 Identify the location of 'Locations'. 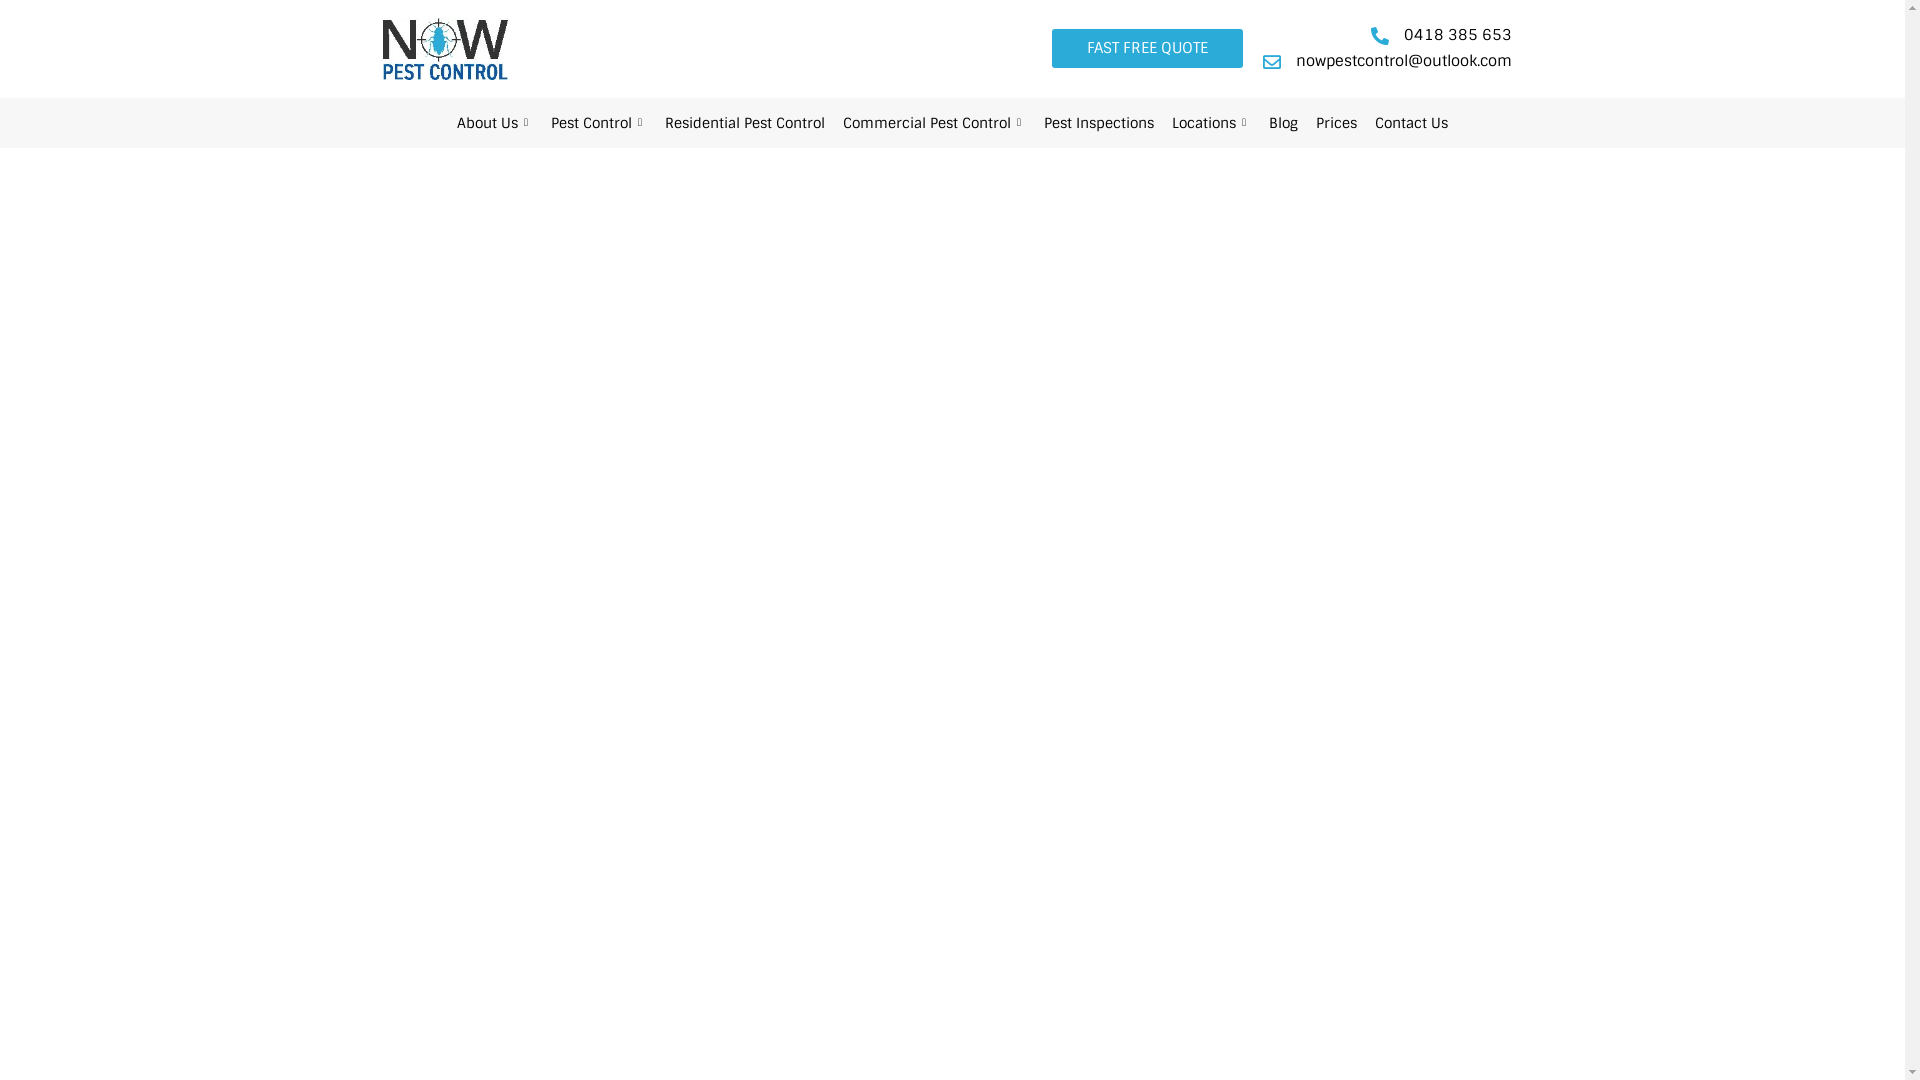
(1210, 123).